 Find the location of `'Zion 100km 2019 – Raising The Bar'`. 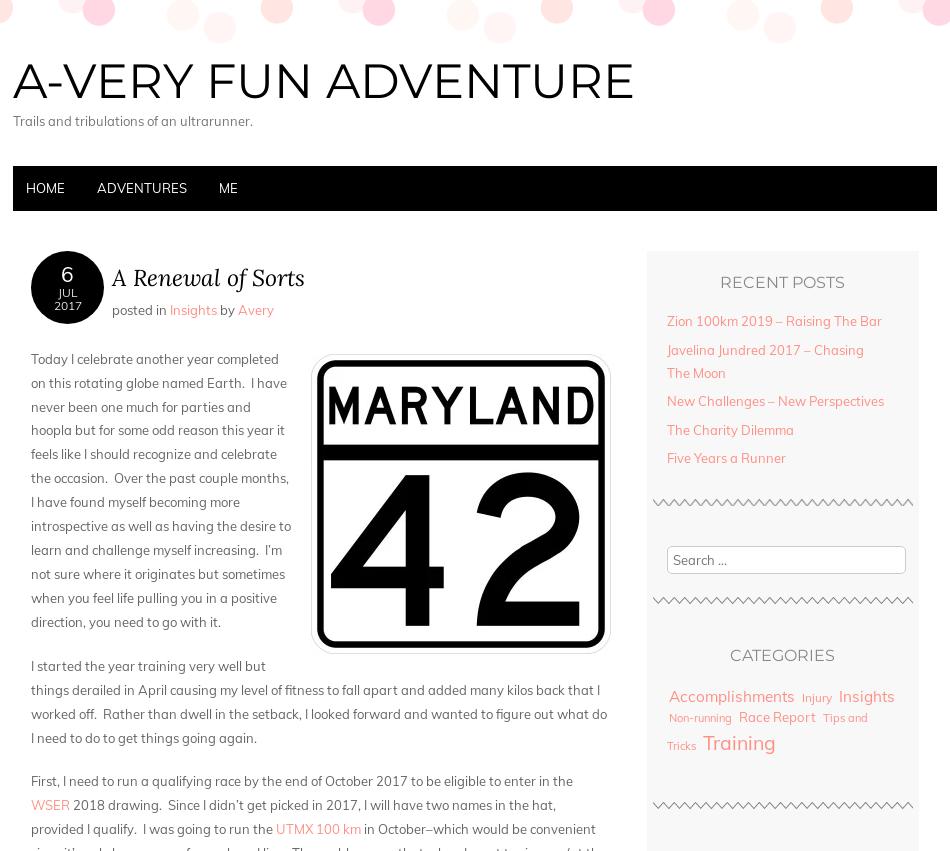

'Zion 100km 2019 – Raising The Bar' is located at coordinates (772, 319).